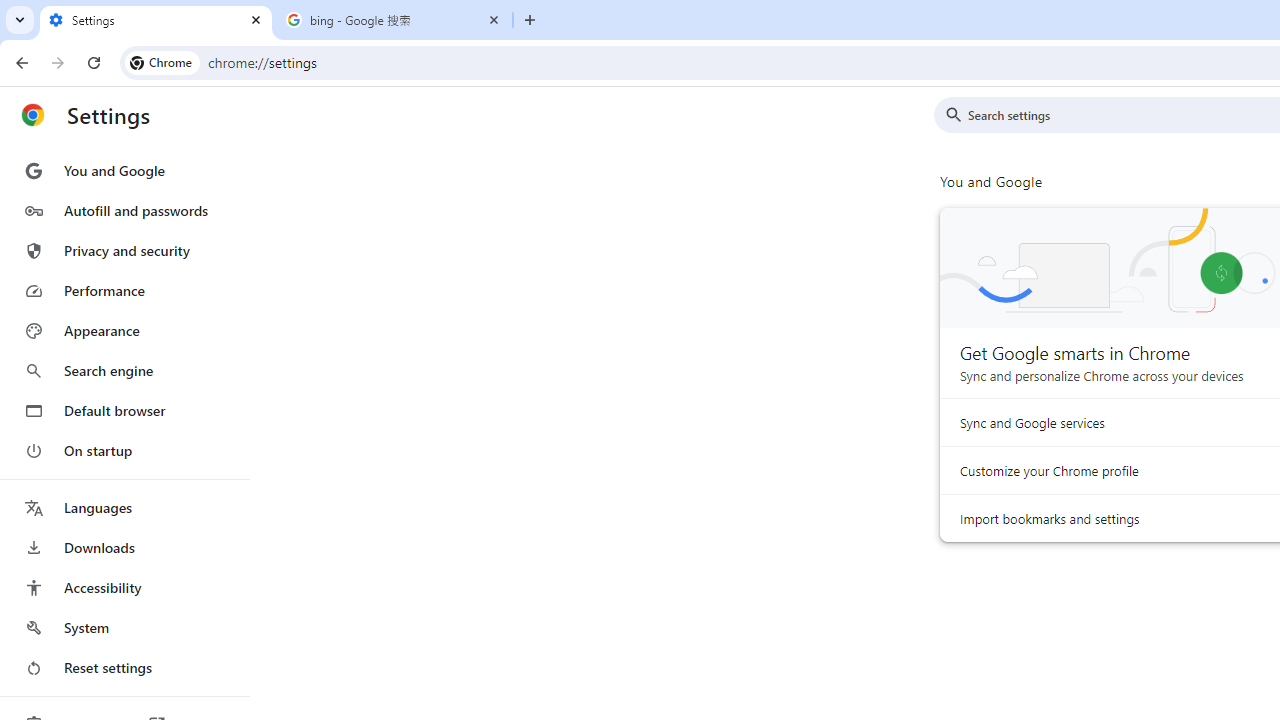 The image size is (1280, 720). I want to click on 'Appearance', so click(123, 330).